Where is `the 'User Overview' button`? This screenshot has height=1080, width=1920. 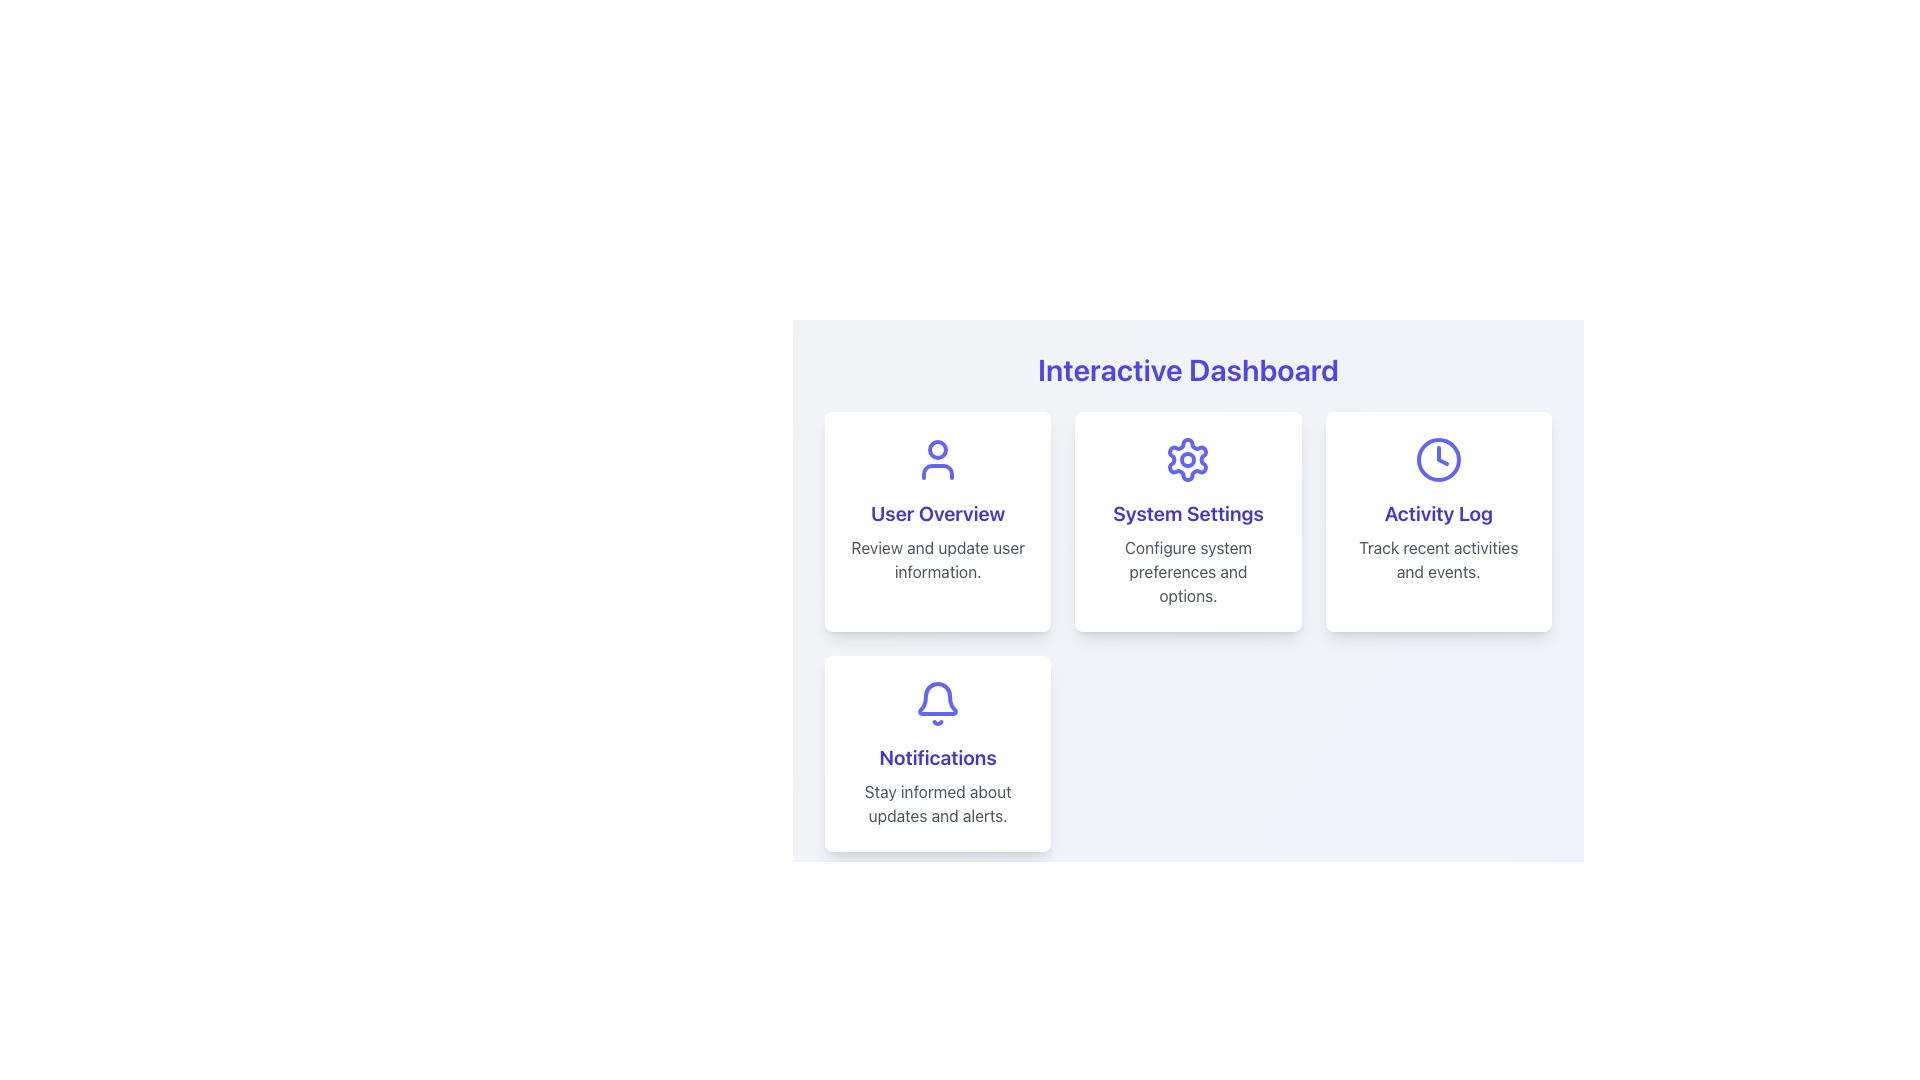
the 'User Overview' button is located at coordinates (937, 520).